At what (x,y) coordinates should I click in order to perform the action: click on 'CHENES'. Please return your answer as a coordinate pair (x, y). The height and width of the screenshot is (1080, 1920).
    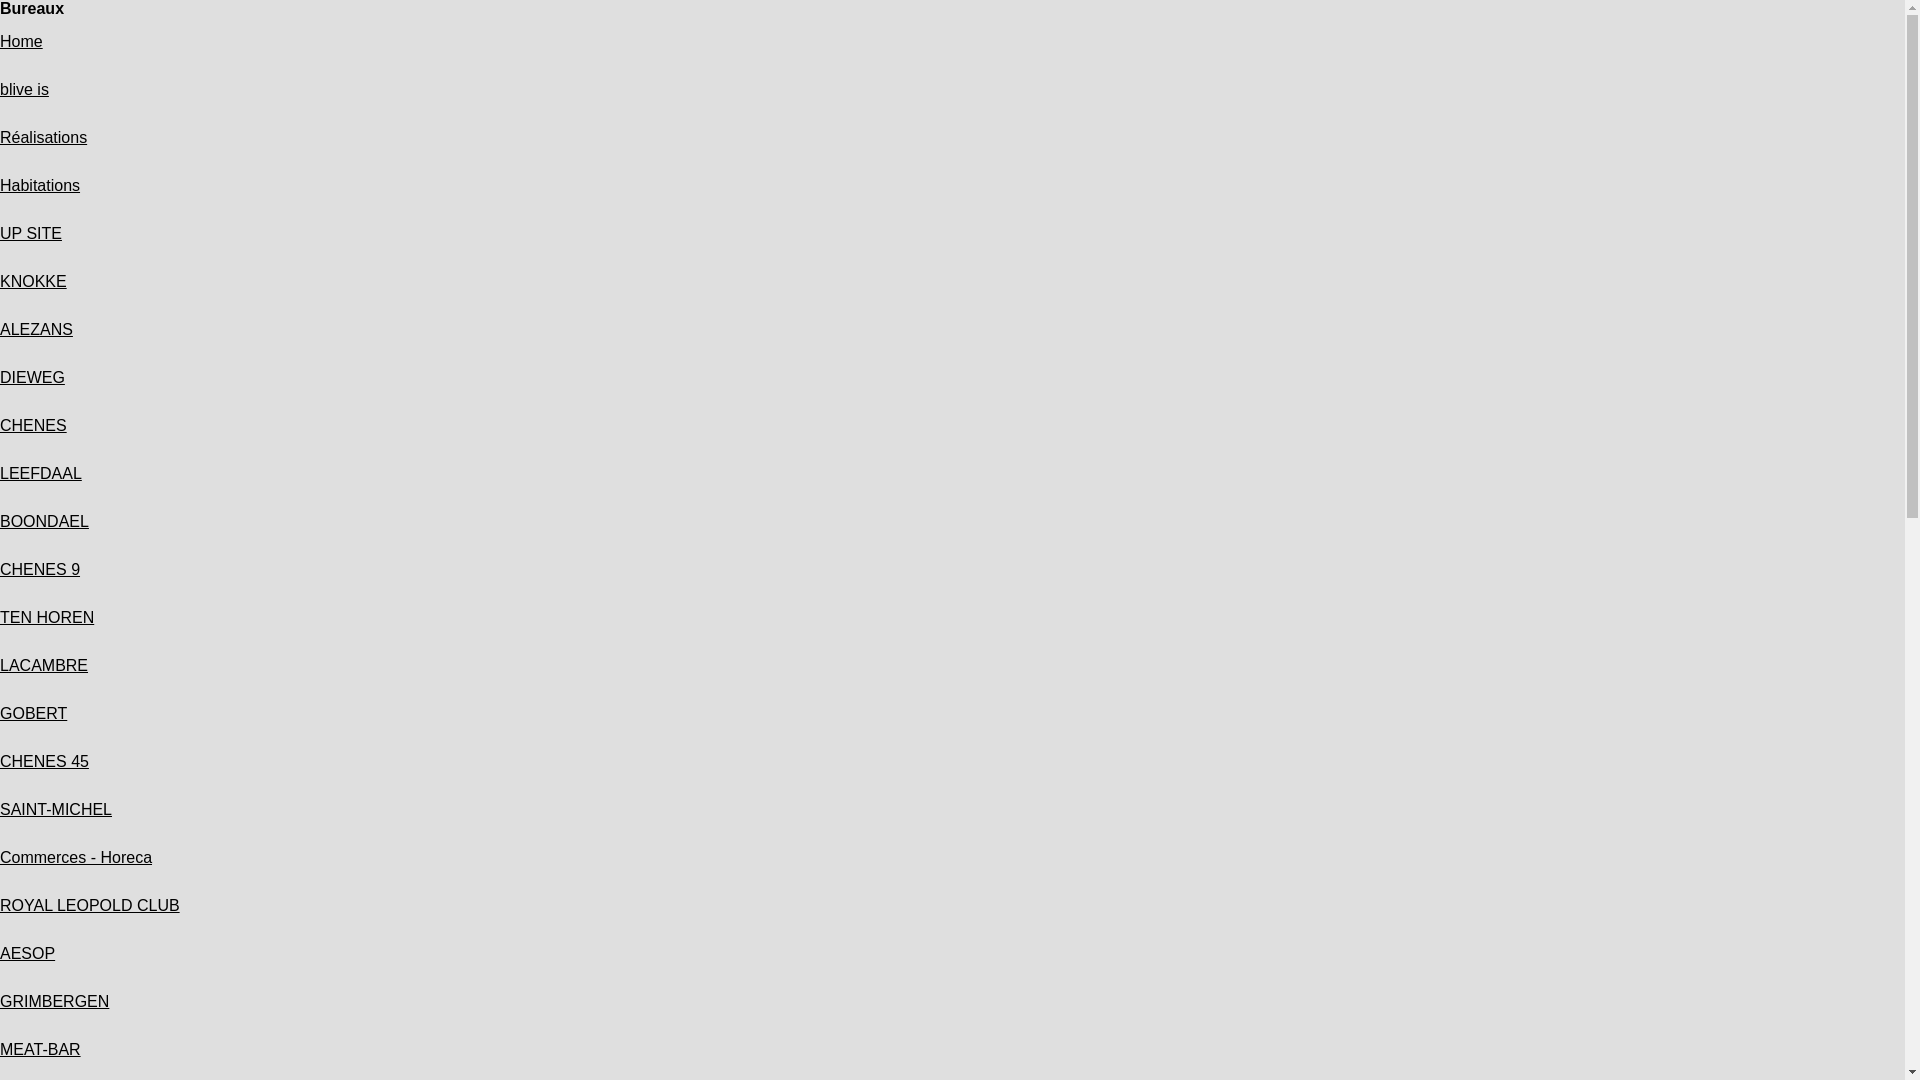
    Looking at the image, I should click on (33, 424).